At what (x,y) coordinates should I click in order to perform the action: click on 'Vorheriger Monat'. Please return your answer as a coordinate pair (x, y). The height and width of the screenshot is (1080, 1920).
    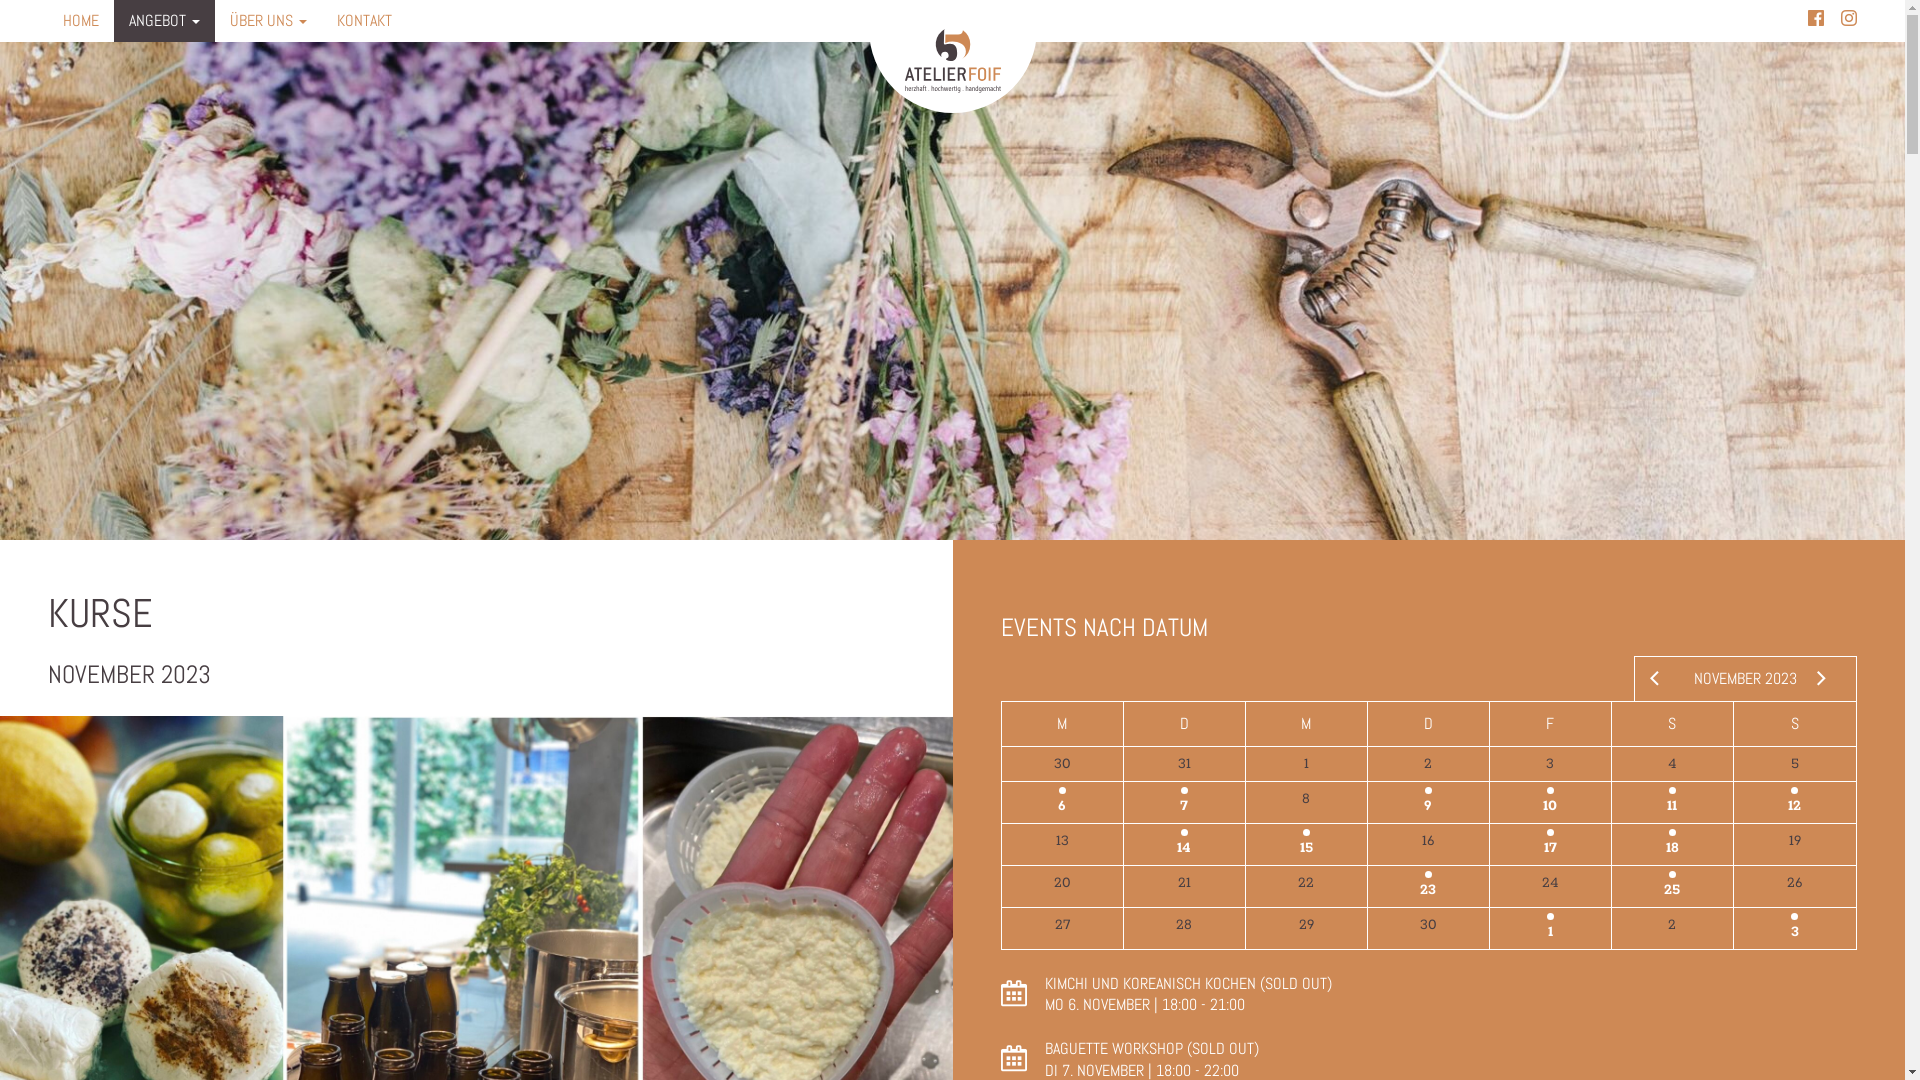
    Looking at the image, I should click on (1646, 677).